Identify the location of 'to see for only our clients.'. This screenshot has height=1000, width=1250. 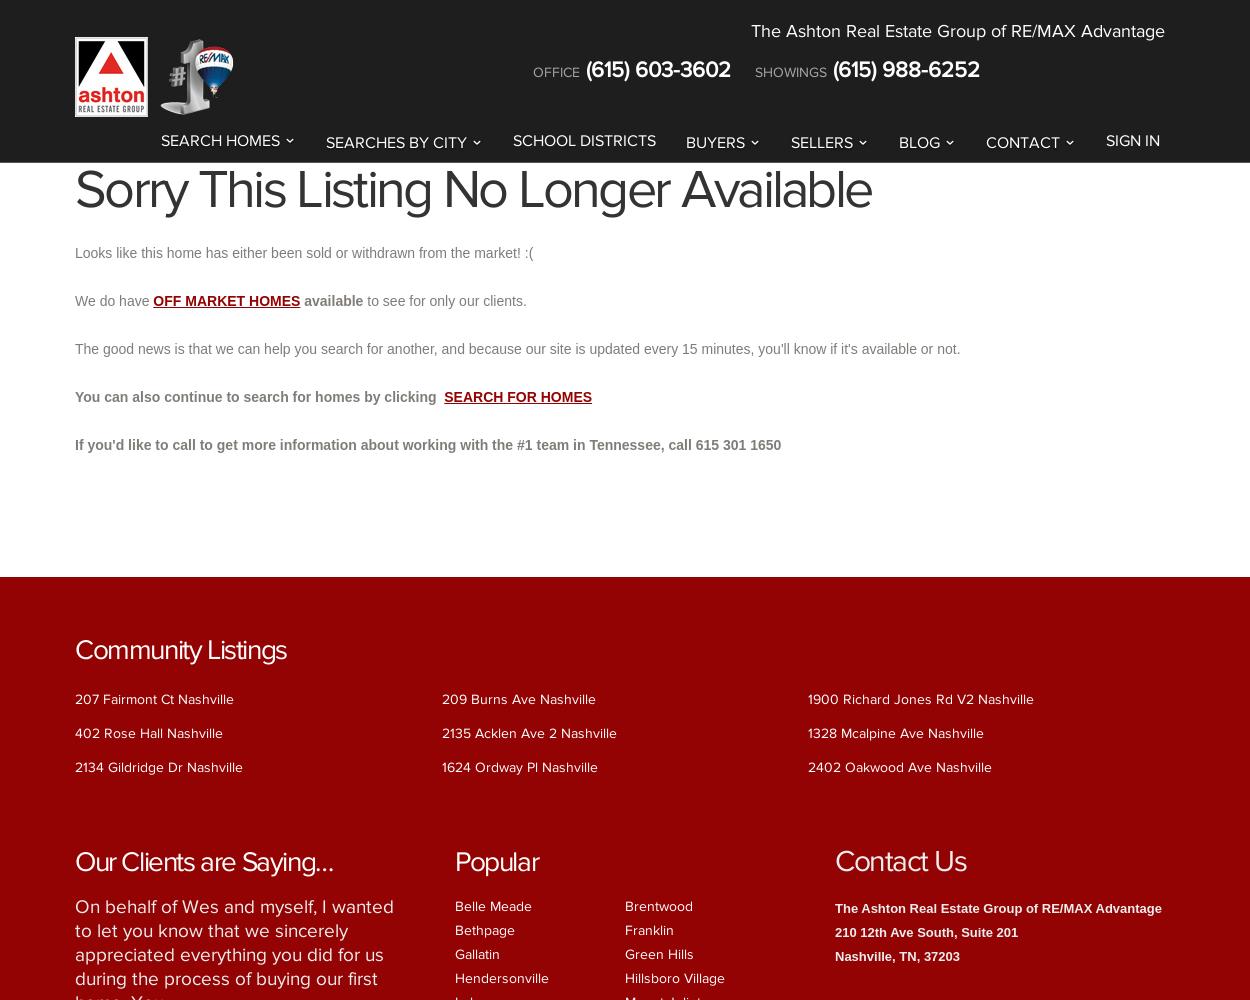
(445, 300).